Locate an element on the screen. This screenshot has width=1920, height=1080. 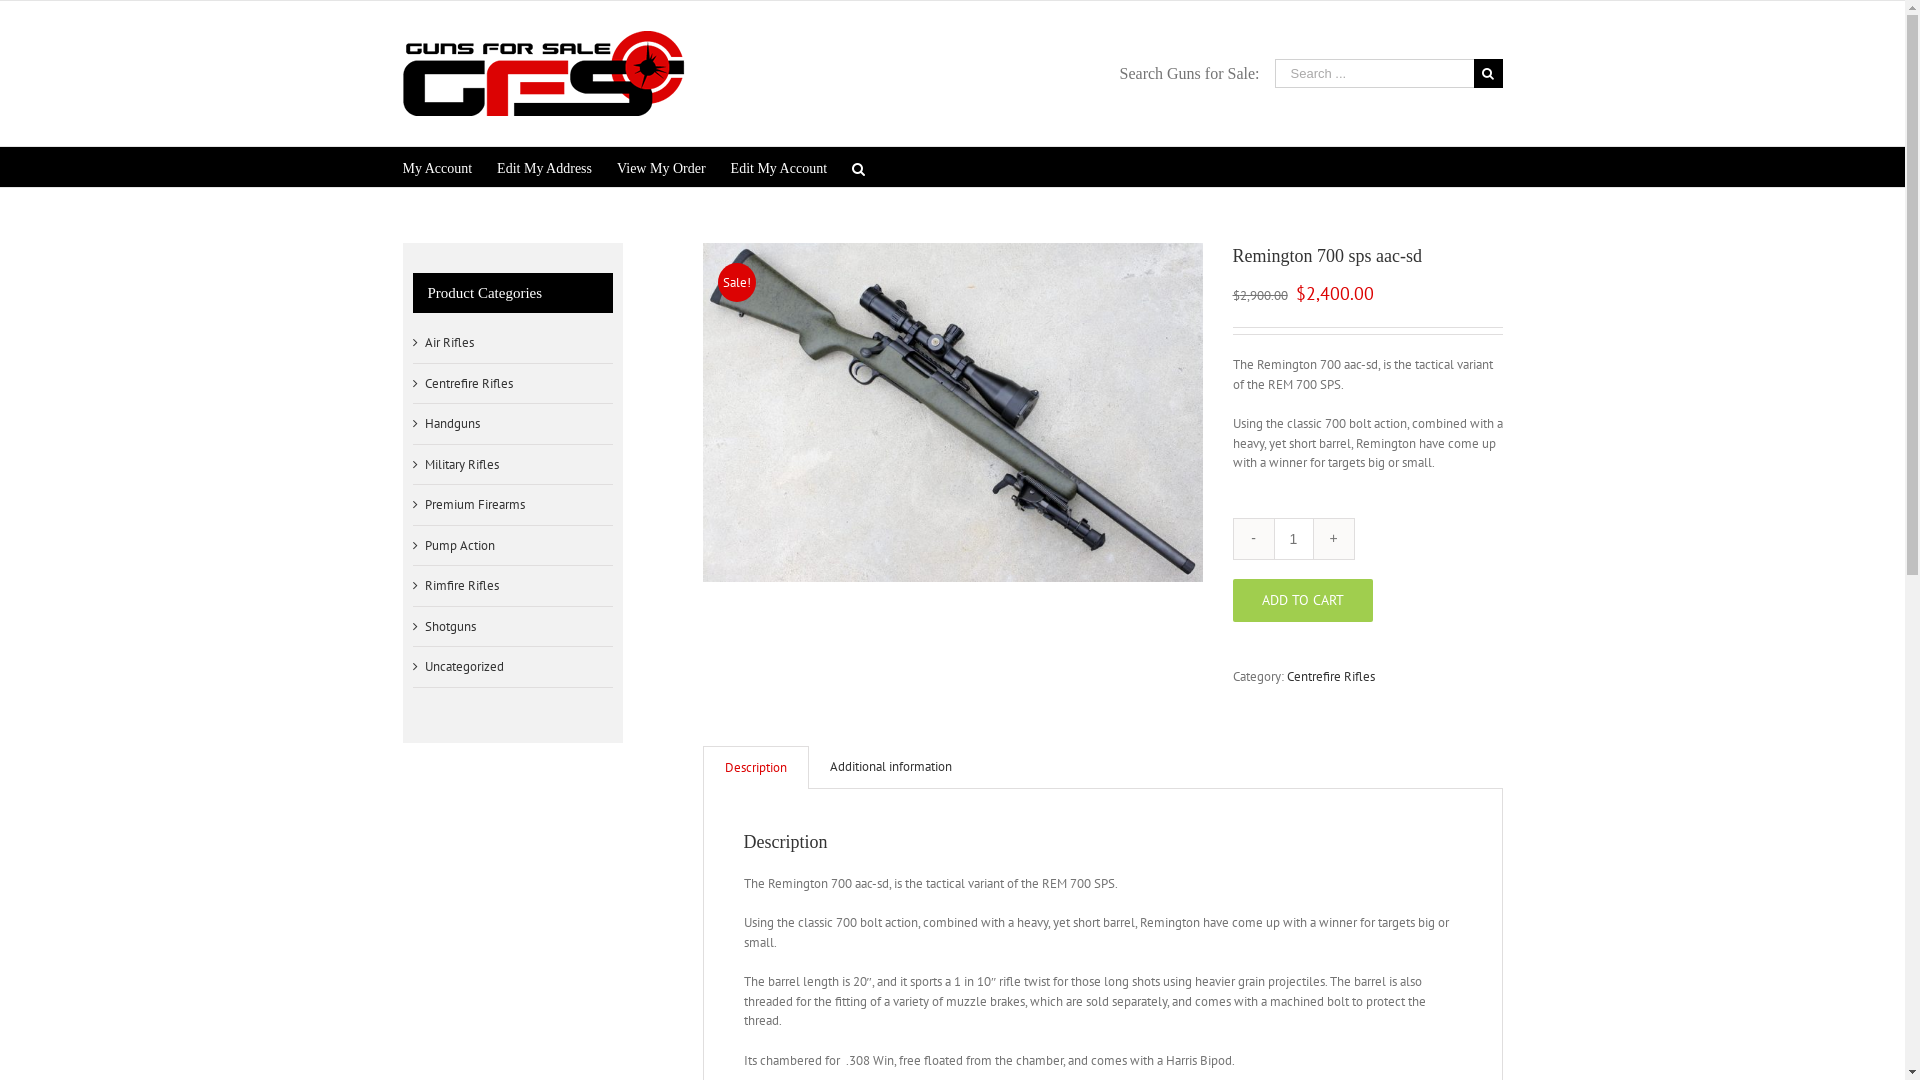
'Rimfire Rifles' is located at coordinates (459, 585).